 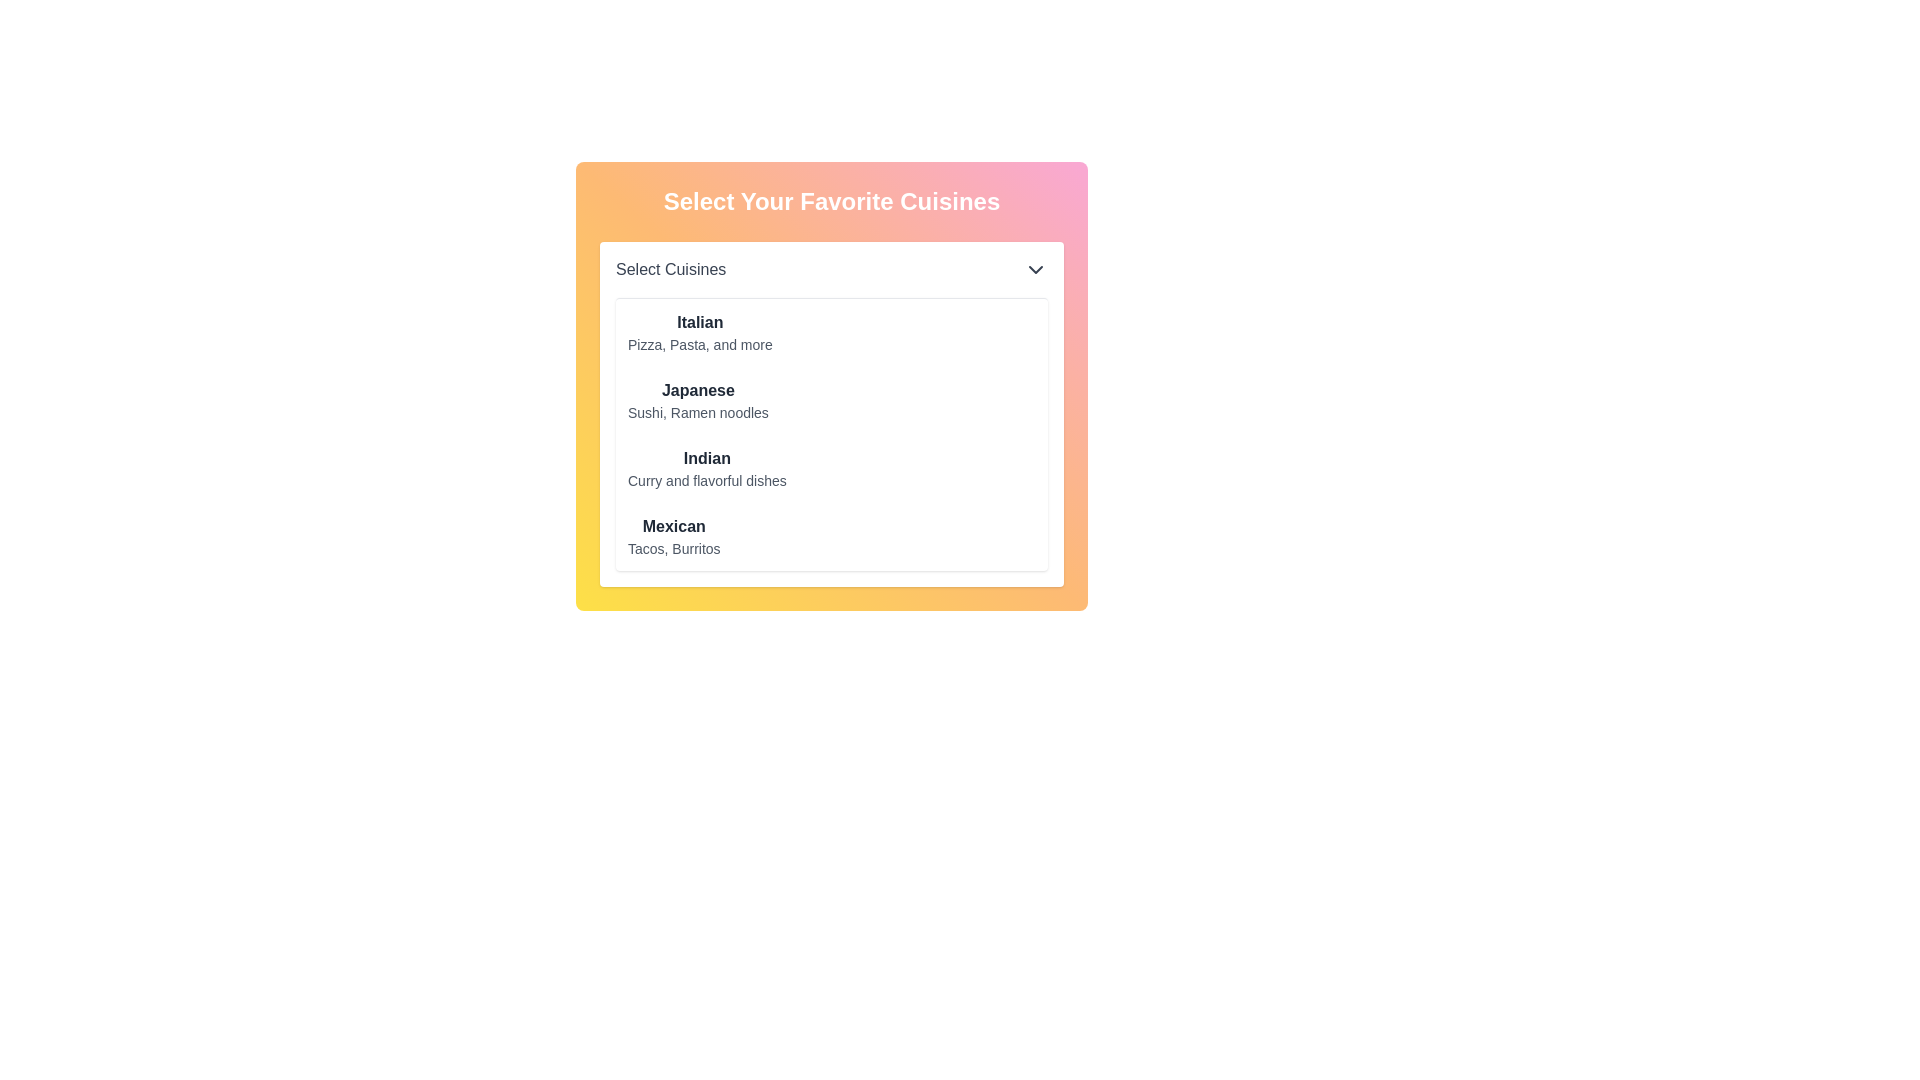 I want to click on text label displaying 'Tacos, Burritos' located directly below the 'Mexican' heading in the 'Select Your Favorite Cuisines' list, so click(x=674, y=548).